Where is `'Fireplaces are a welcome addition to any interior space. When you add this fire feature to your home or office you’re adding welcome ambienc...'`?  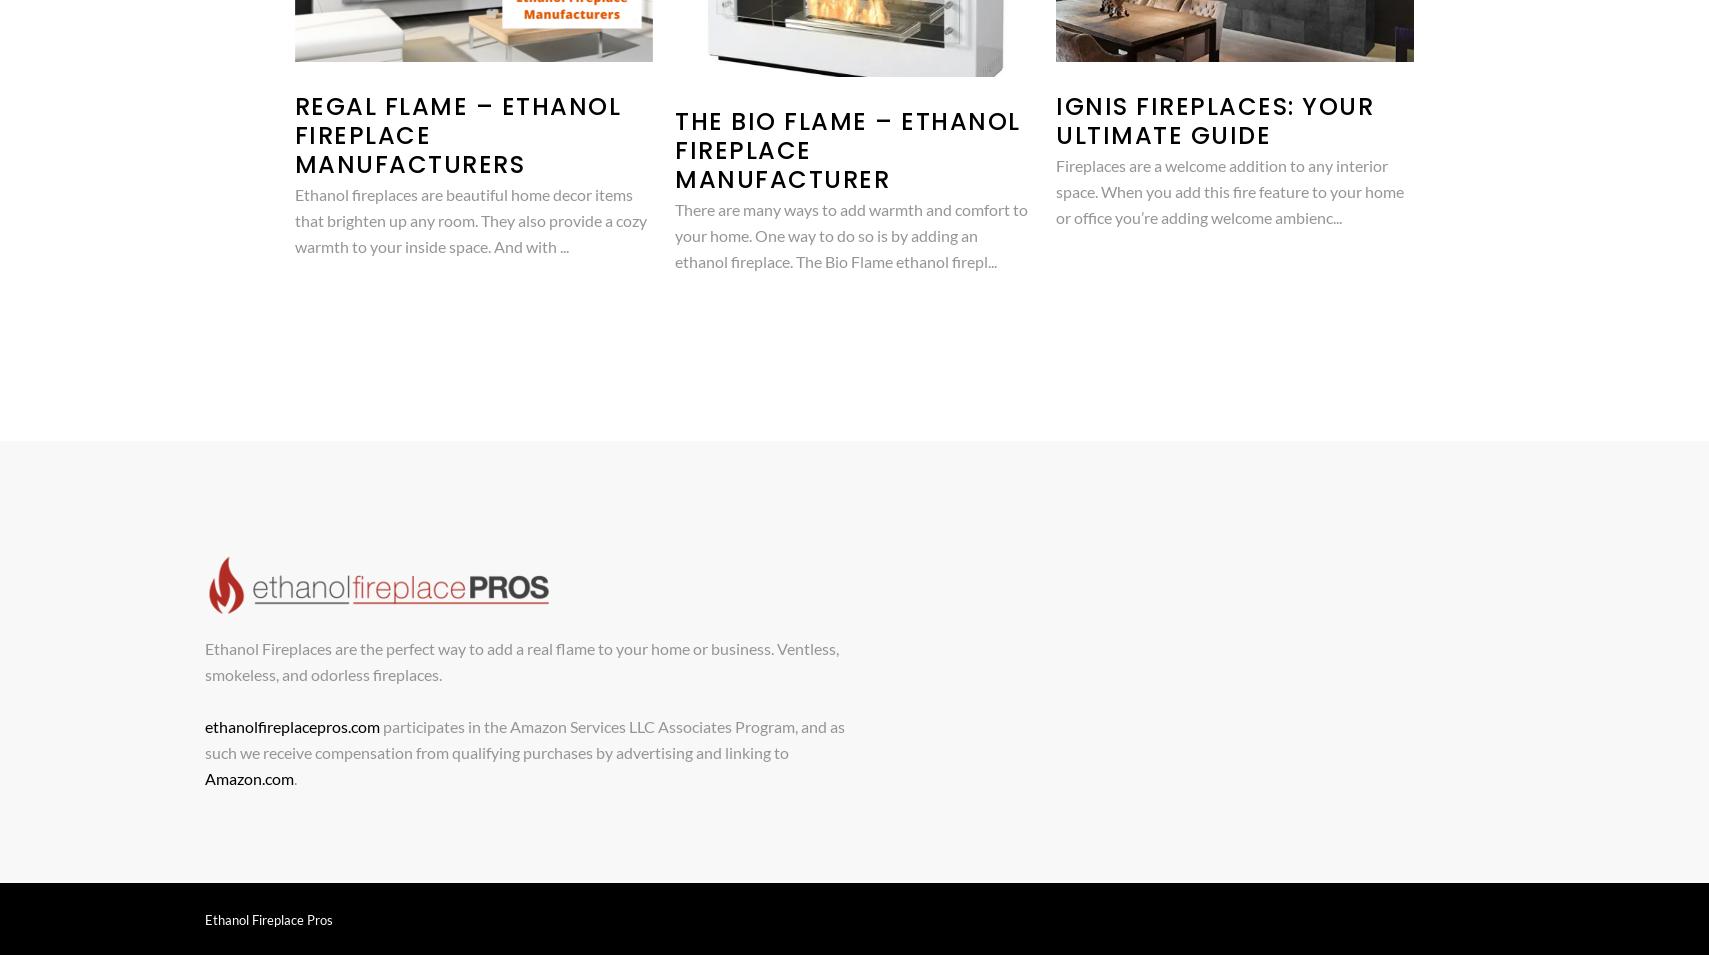 'Fireplaces are a welcome addition to any interior space. When you add this fire feature to your home or office you’re adding welcome ambienc...' is located at coordinates (1229, 190).